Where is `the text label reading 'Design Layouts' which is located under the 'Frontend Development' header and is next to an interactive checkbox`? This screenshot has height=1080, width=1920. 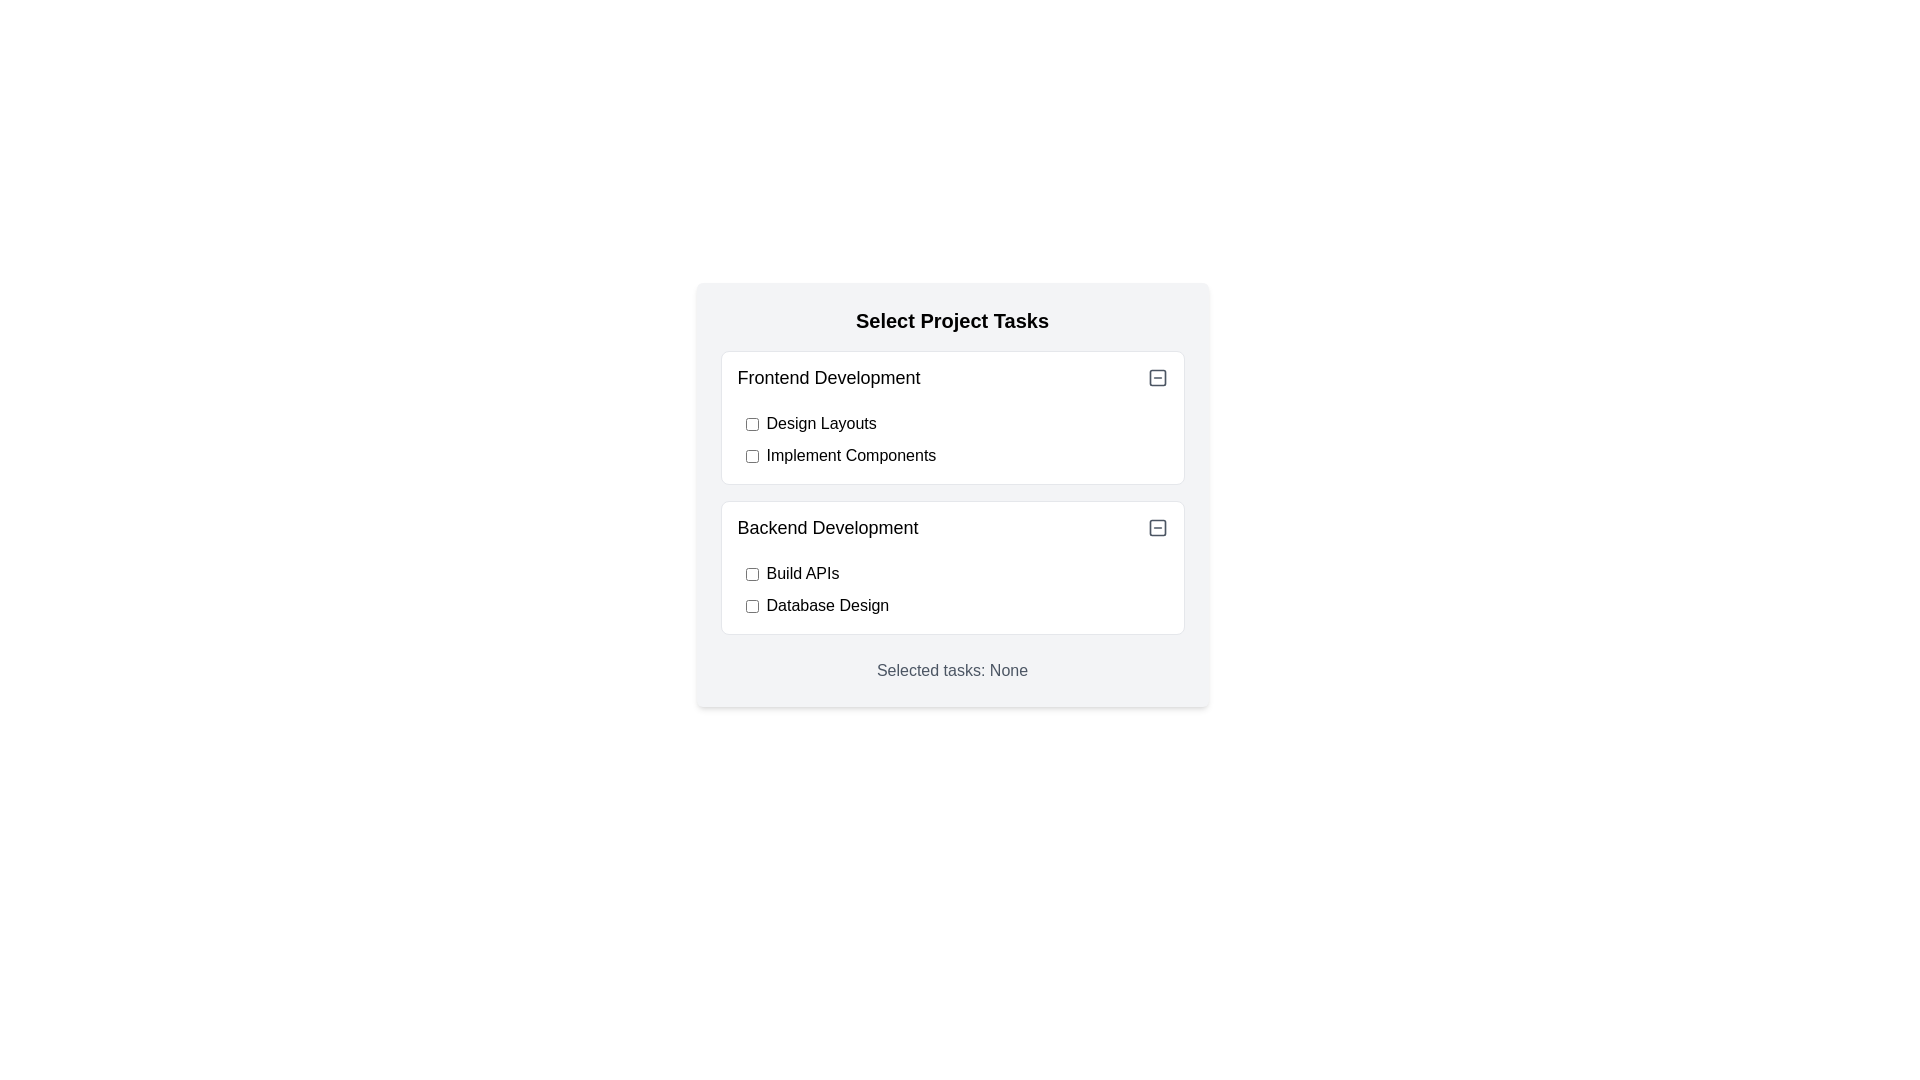 the text label reading 'Design Layouts' which is located under the 'Frontend Development' header and is next to an interactive checkbox is located at coordinates (821, 423).